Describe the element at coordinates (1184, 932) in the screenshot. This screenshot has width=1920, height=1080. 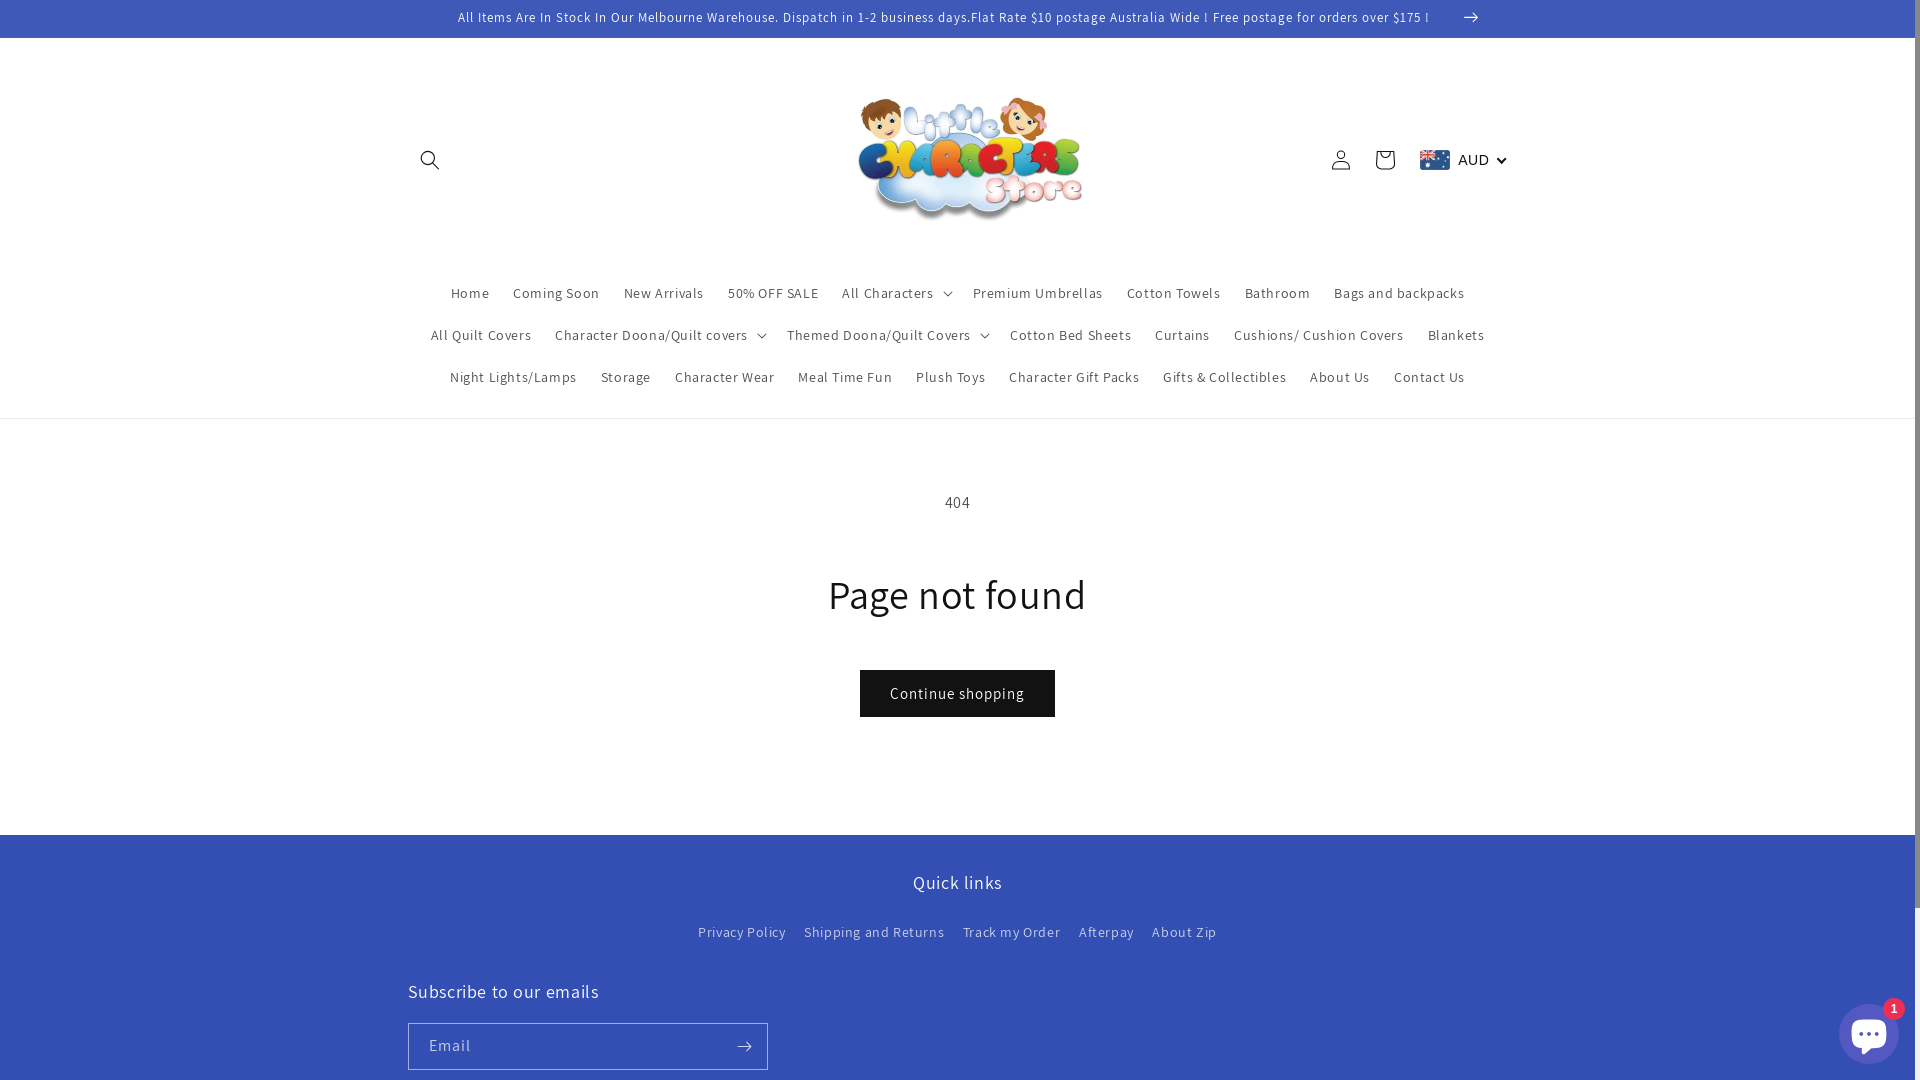
I see `'About Zip'` at that location.